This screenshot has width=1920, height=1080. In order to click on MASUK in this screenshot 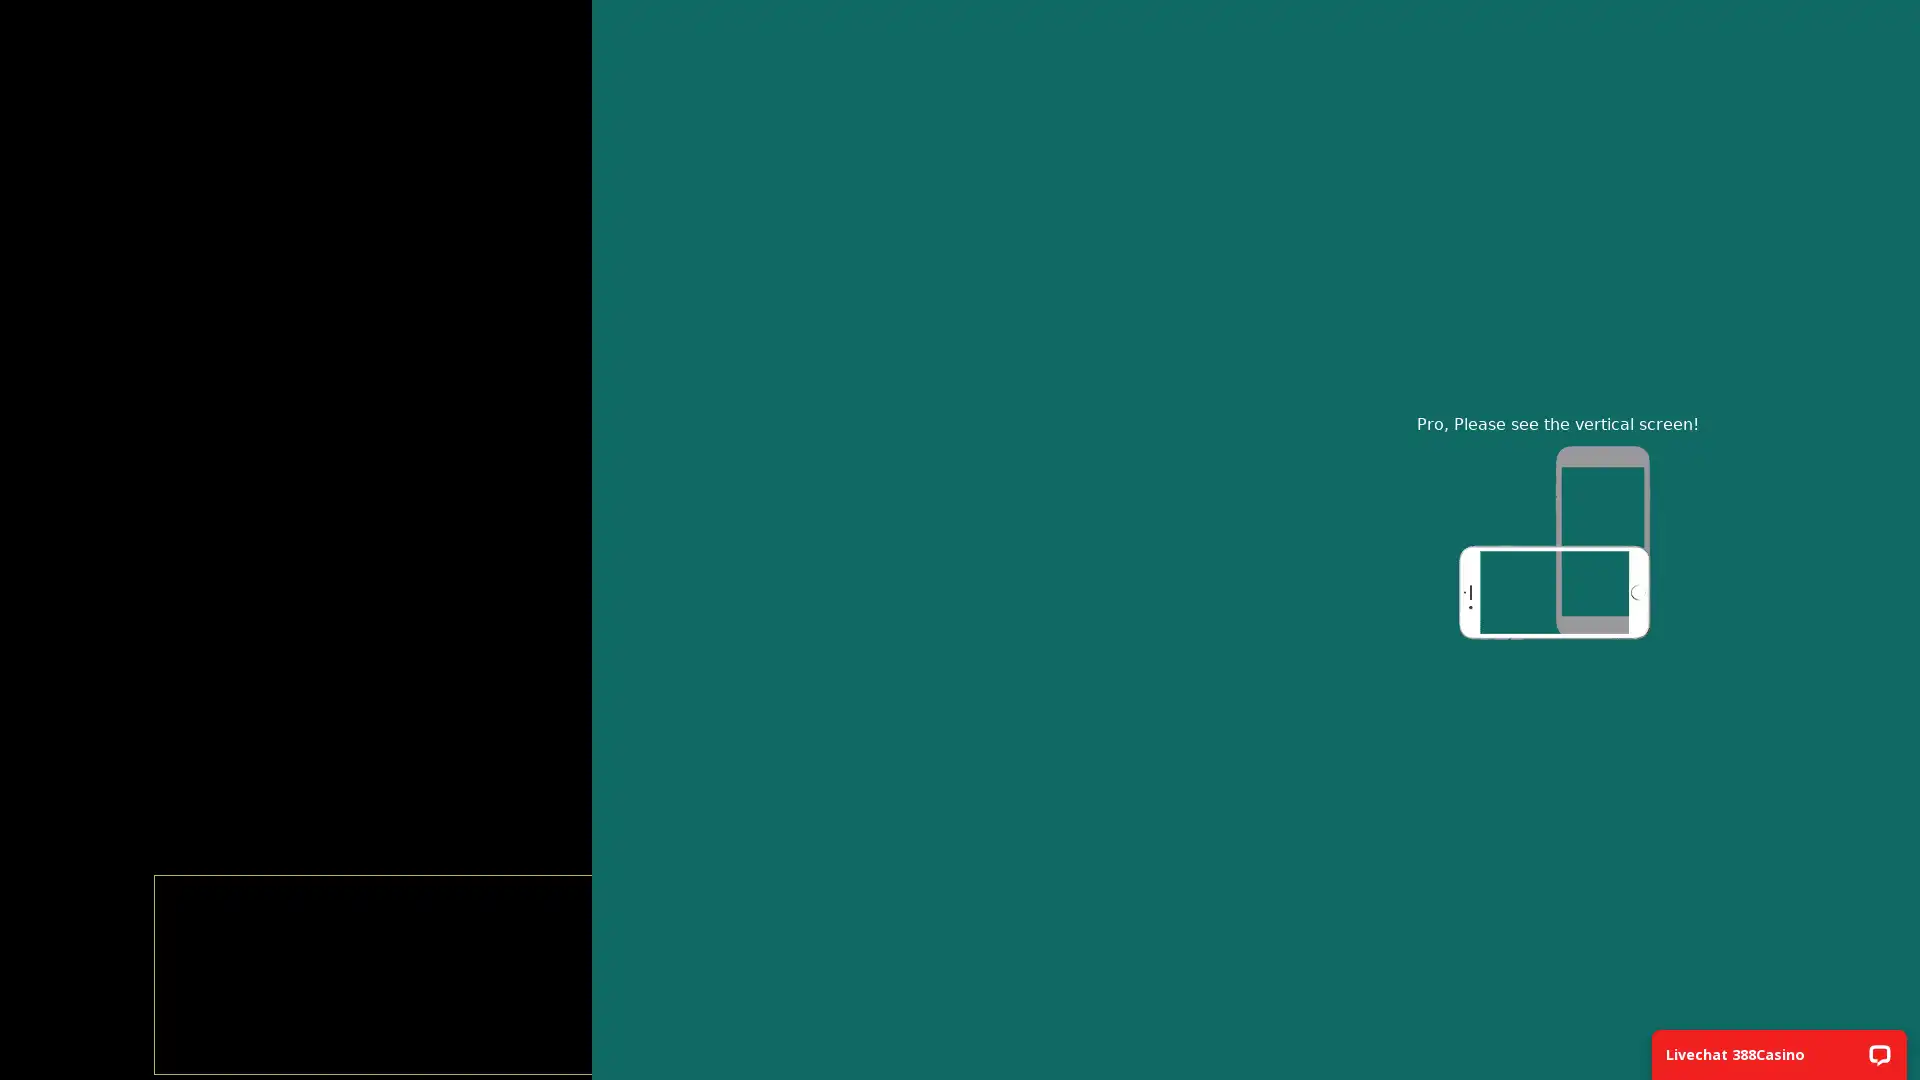, I will do `click(958, 381)`.